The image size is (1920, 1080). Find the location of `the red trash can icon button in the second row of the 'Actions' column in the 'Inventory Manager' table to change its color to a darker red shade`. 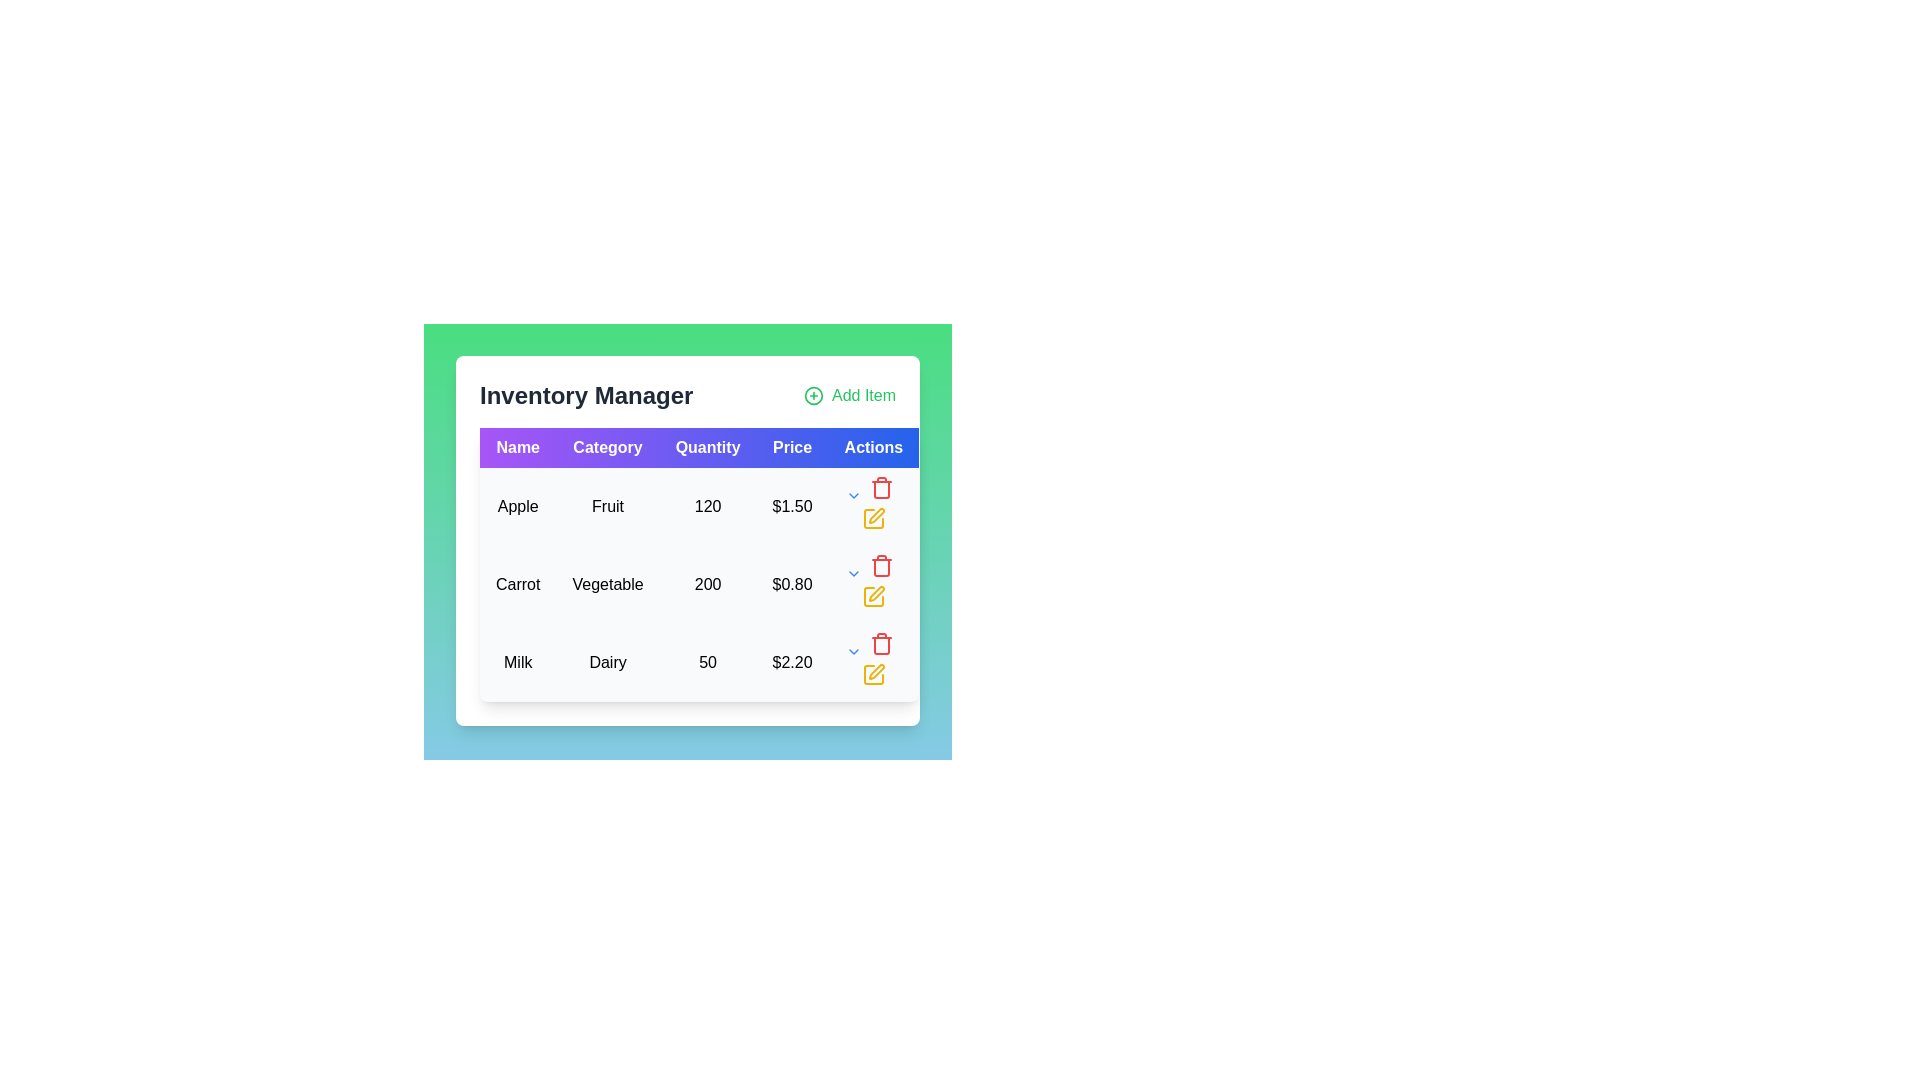

the red trash can icon button in the second row of the 'Actions' column in the 'Inventory Manager' table to change its color to a darker red shade is located at coordinates (880, 566).